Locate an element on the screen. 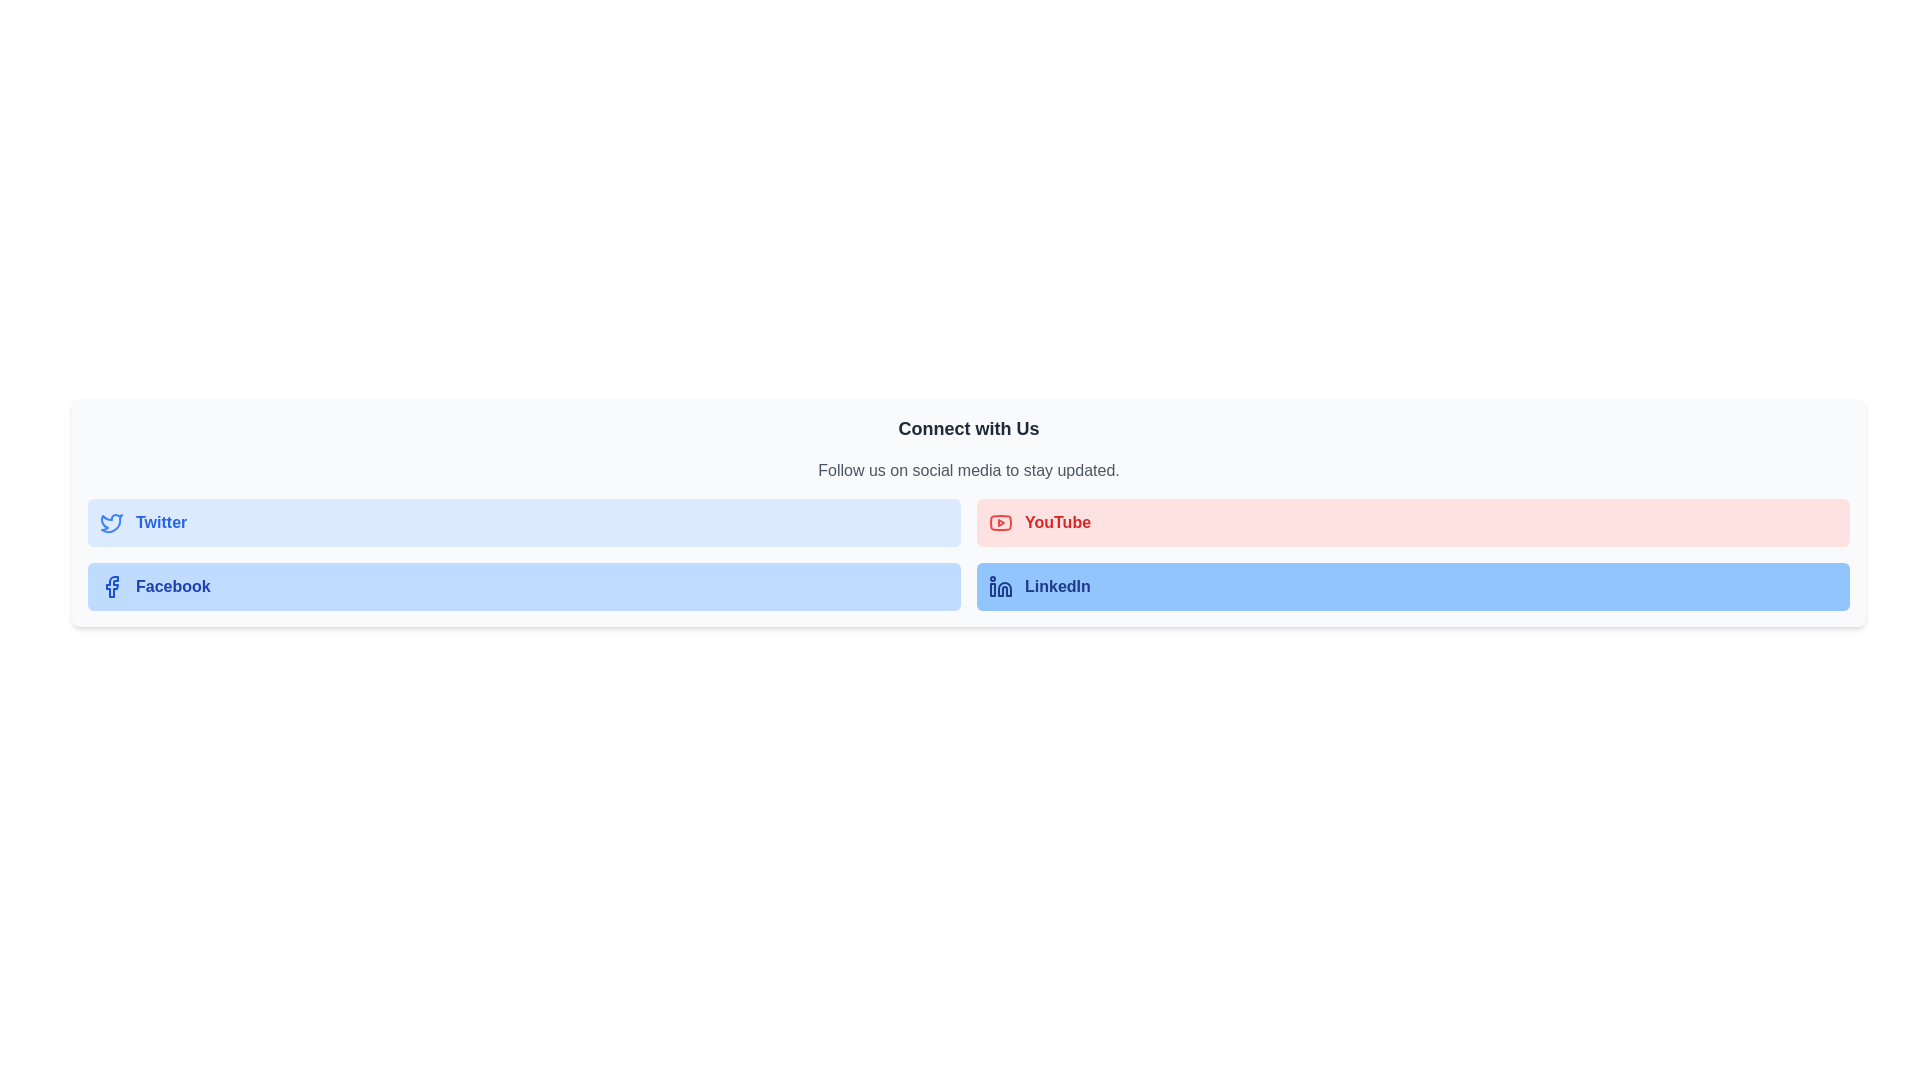 The image size is (1920, 1080). the Facebook icon located to the left of the text label in the first row of the bottom section of the interface is located at coordinates (110, 585).